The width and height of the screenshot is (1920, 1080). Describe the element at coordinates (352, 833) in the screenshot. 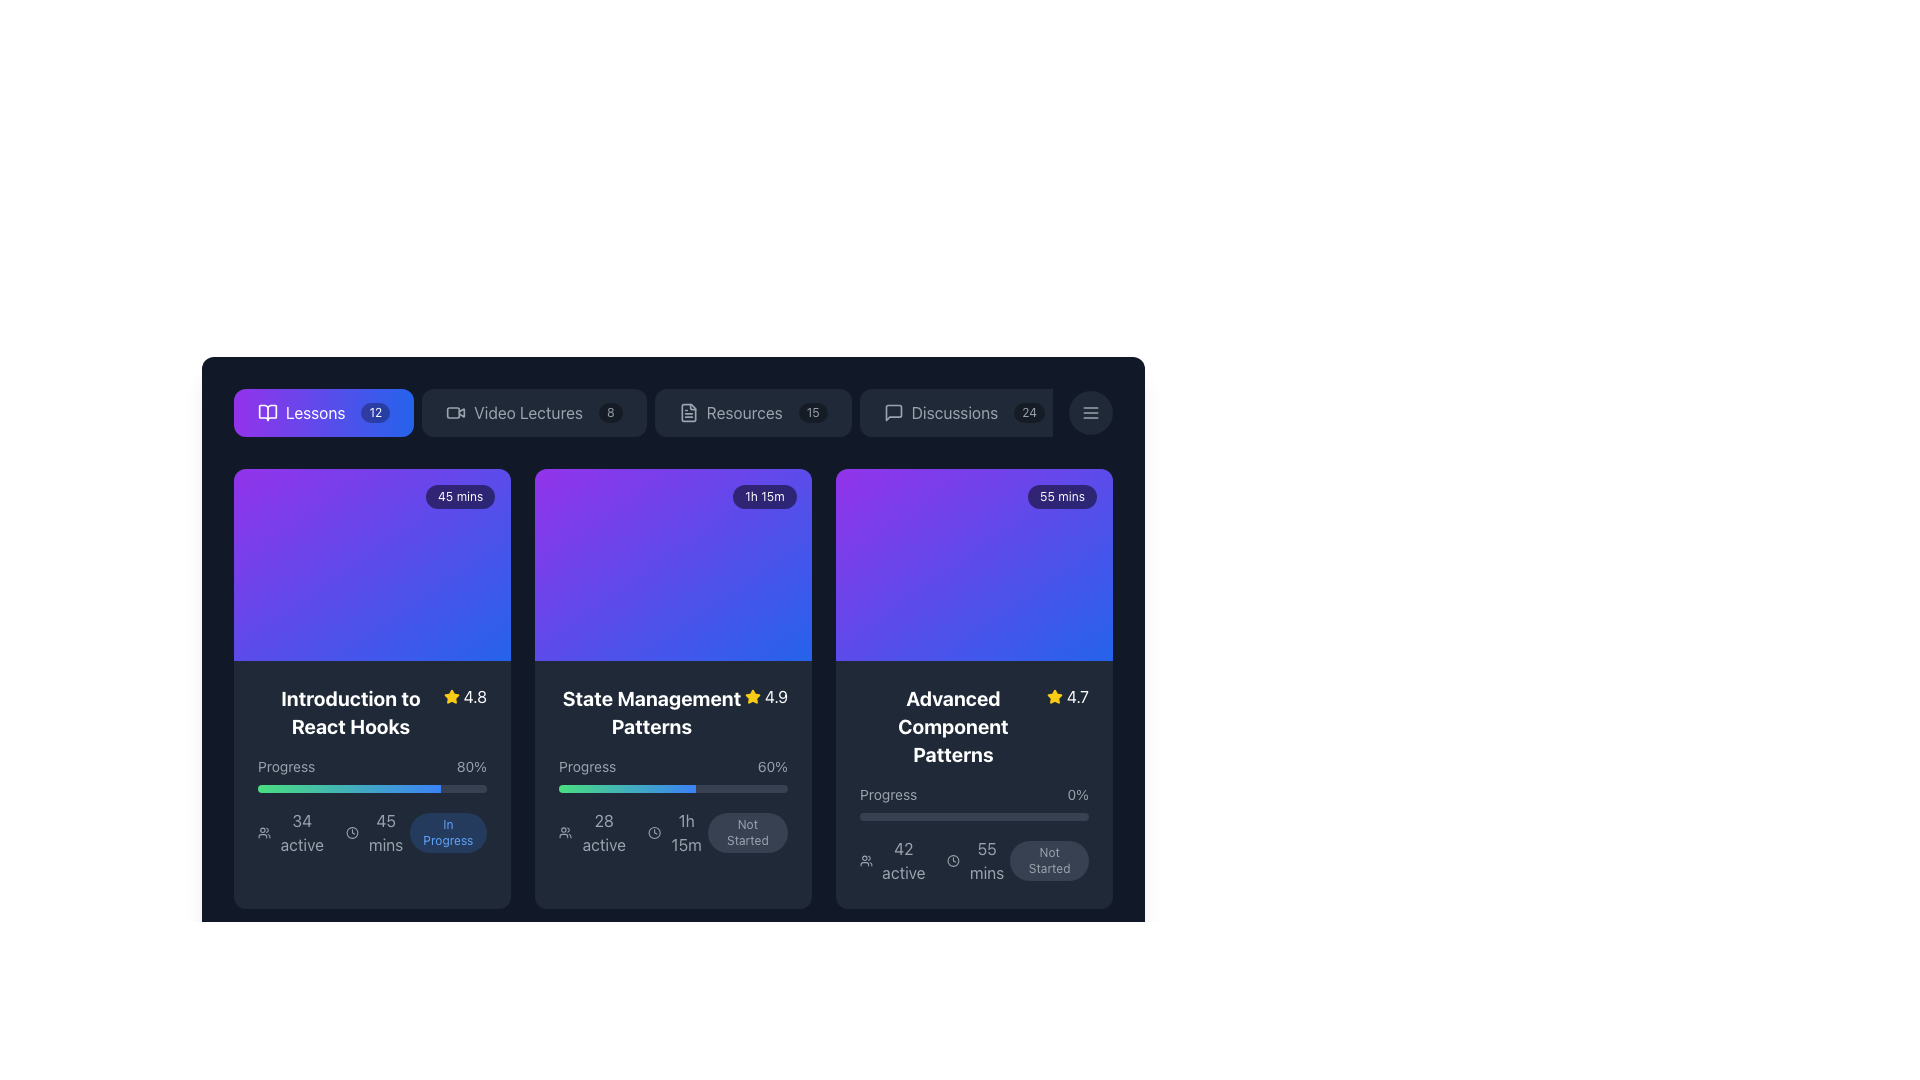

I see `the small circular clock icon with a gray color scheme located before the numeric text '45 mins' in the card labeled 'Introduction to React Hooks'` at that location.